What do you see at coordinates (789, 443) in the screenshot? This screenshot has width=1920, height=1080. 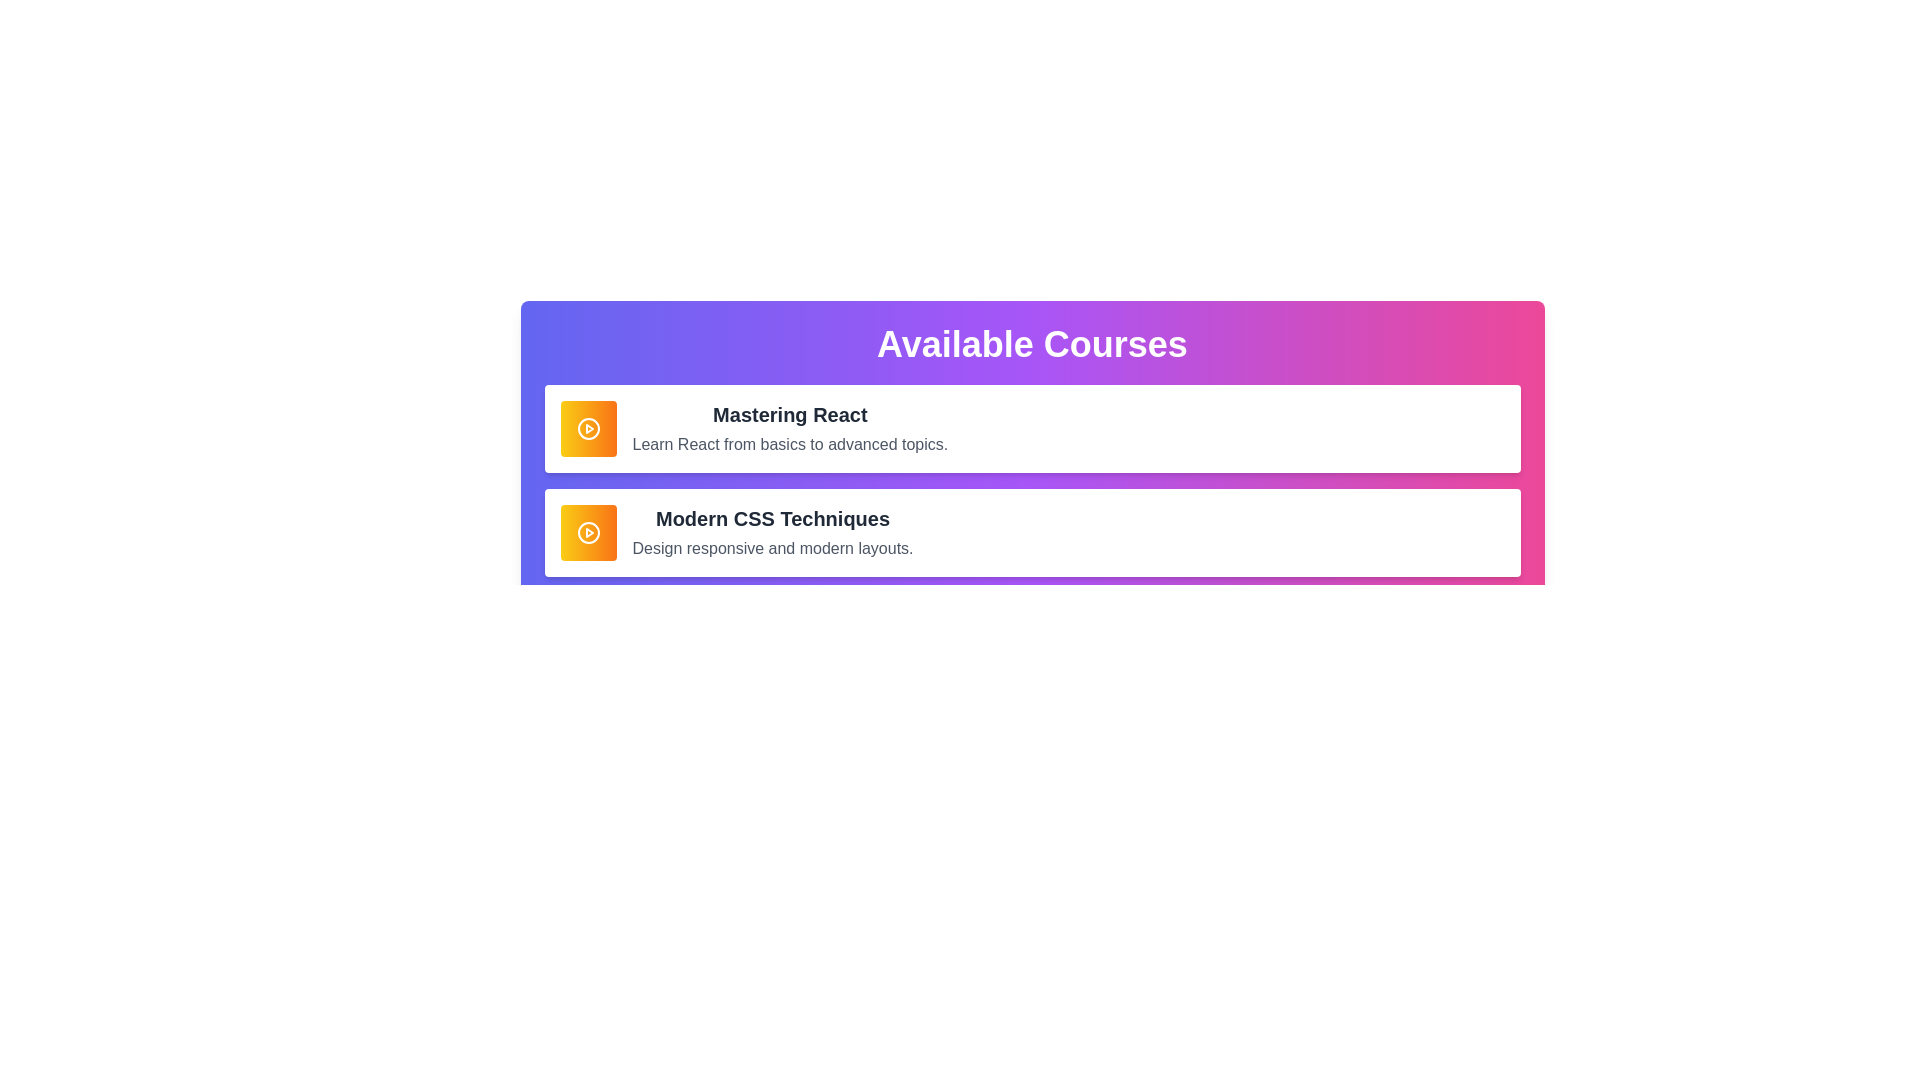 I see `the text element containing the sentence 'Learn React from basics to advanced topics.', which is positioned directly below the title 'Mastering React'` at bounding box center [789, 443].